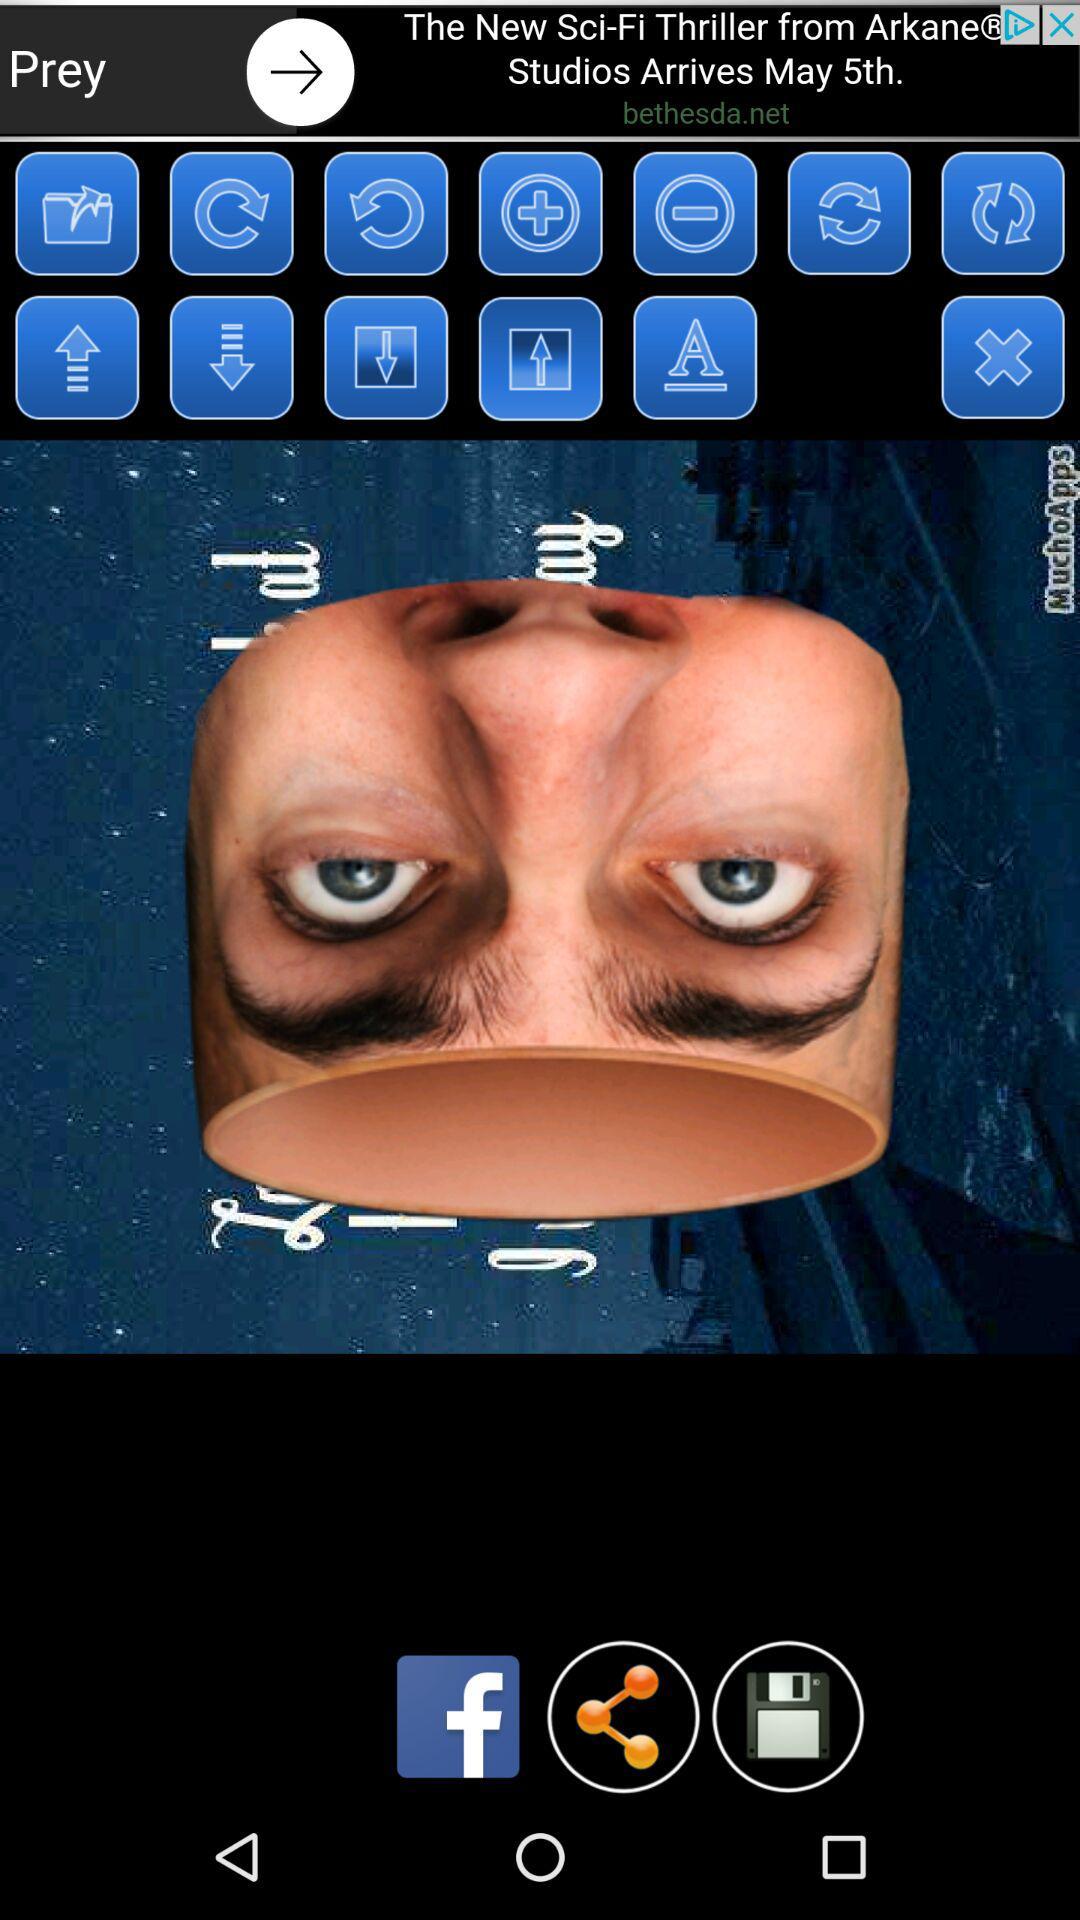  What do you see at coordinates (458, 1715) in the screenshot?
I see `share to facebook` at bounding box center [458, 1715].